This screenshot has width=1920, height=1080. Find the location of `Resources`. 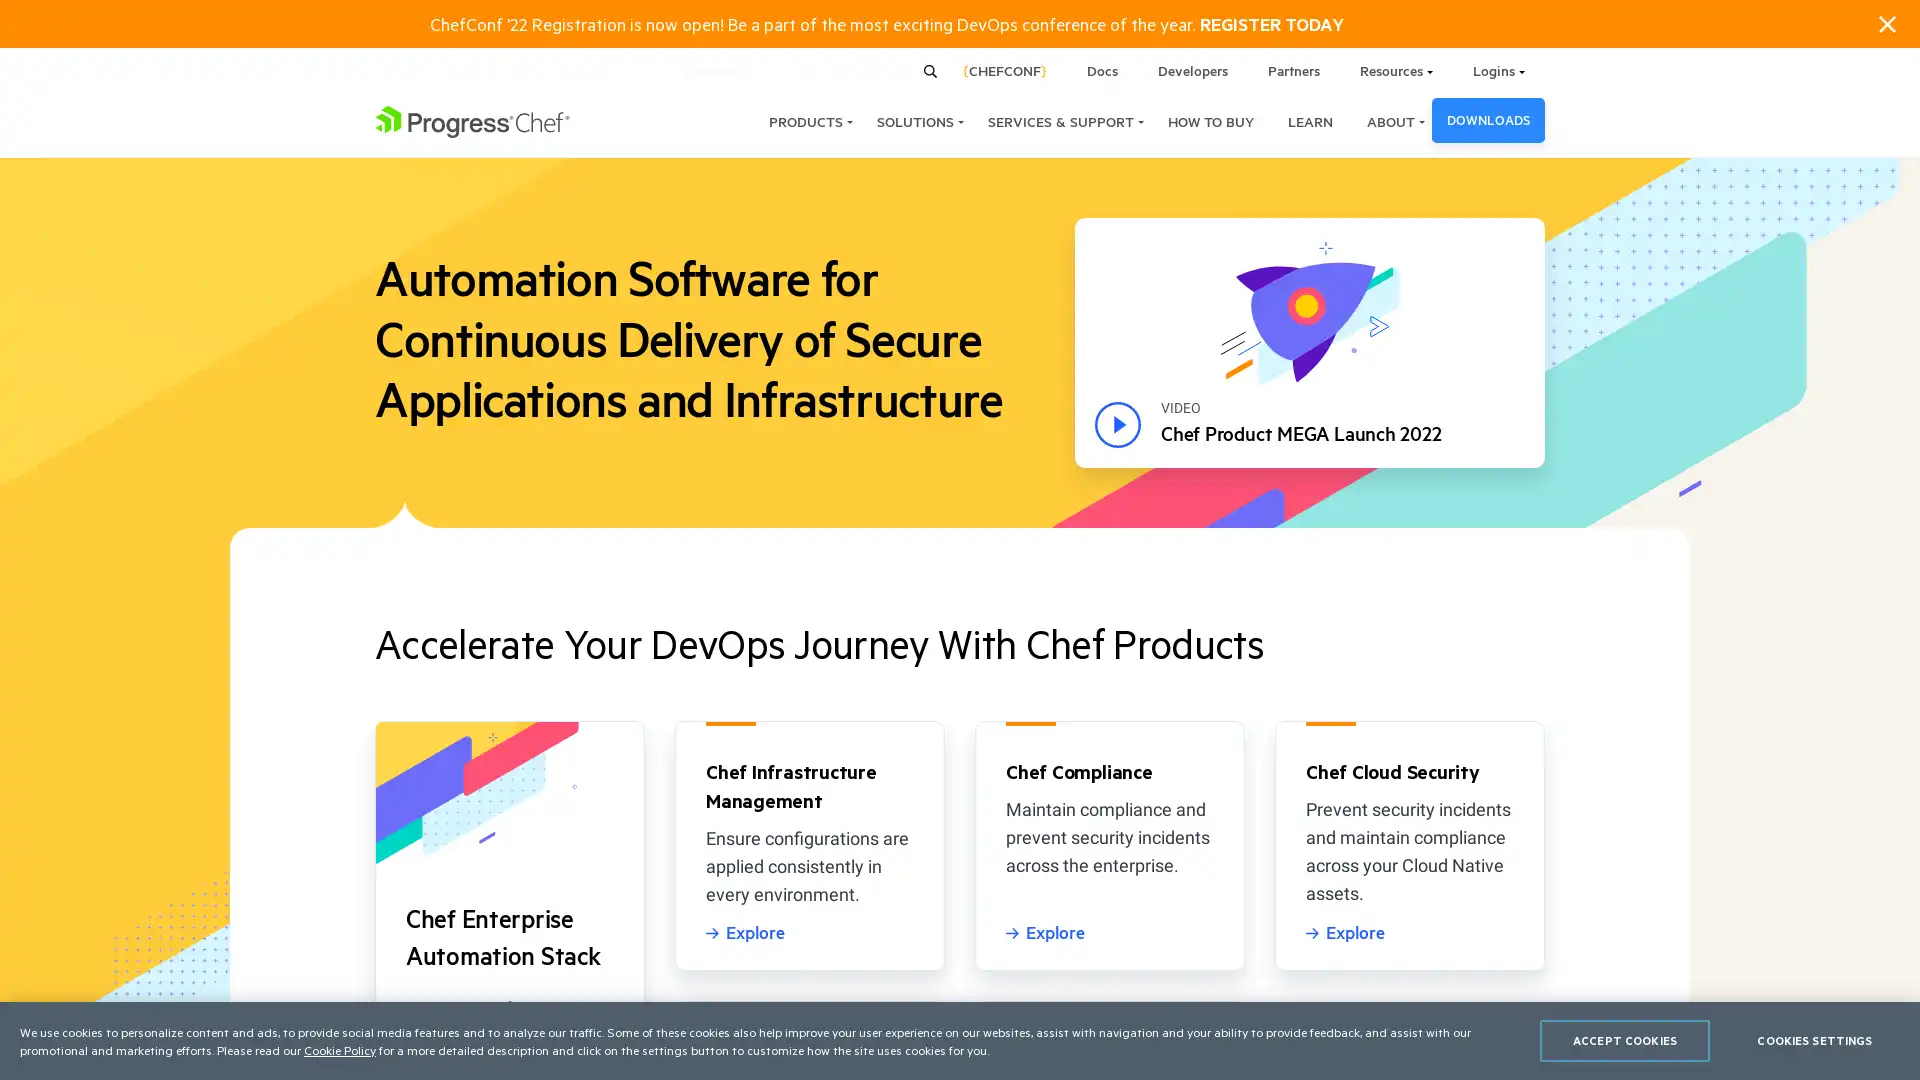

Resources is located at coordinates (1395, 71).